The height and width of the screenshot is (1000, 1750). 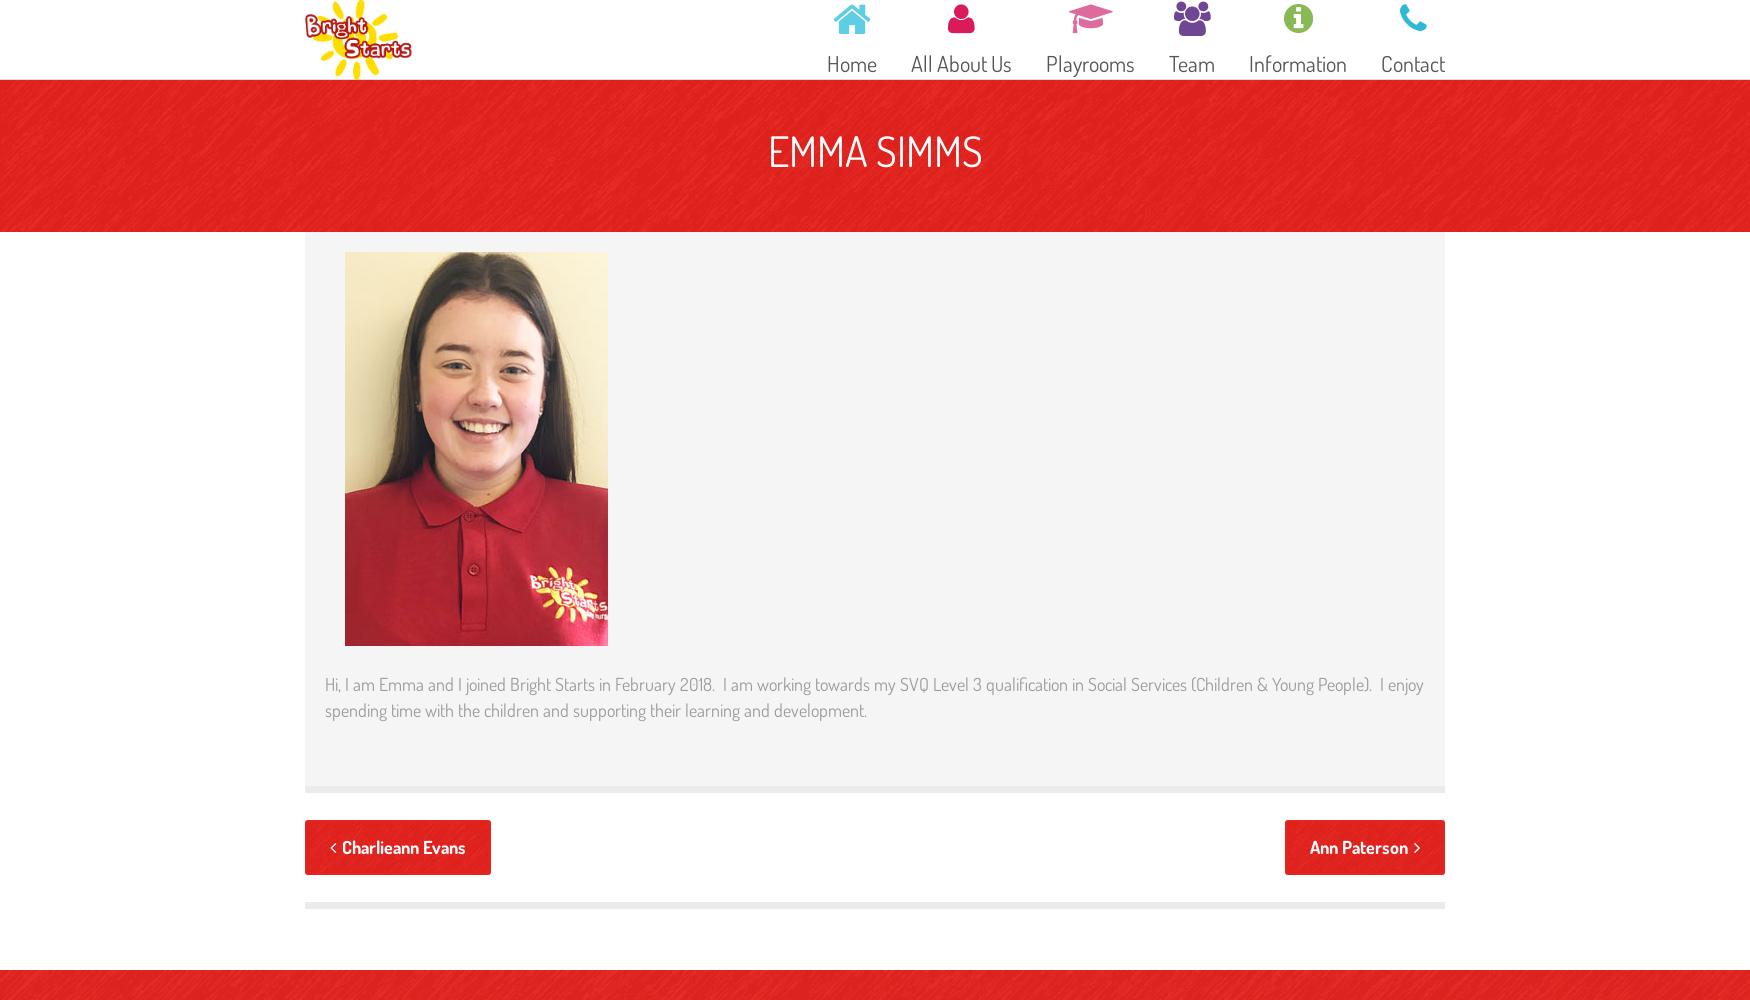 I want to click on 'Information', so click(x=1296, y=62).